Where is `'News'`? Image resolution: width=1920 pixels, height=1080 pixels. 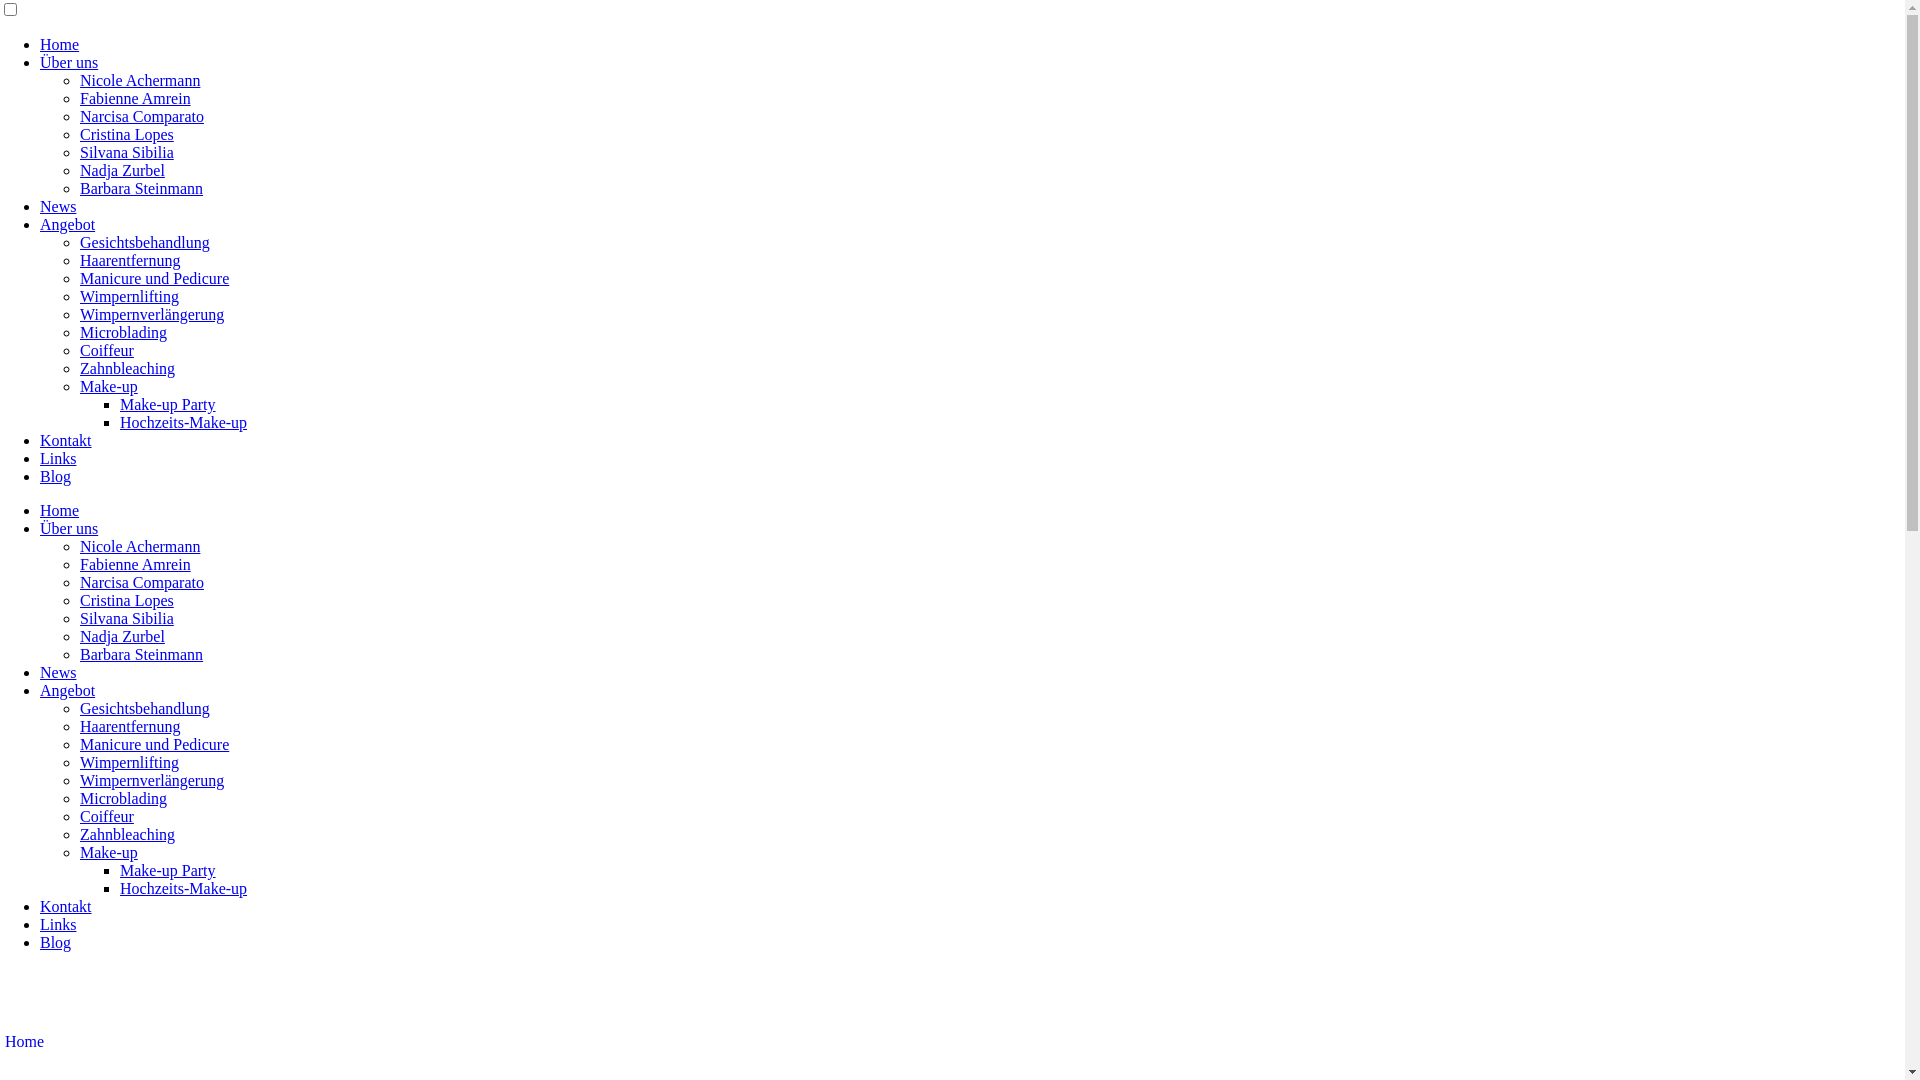 'News' is located at coordinates (57, 206).